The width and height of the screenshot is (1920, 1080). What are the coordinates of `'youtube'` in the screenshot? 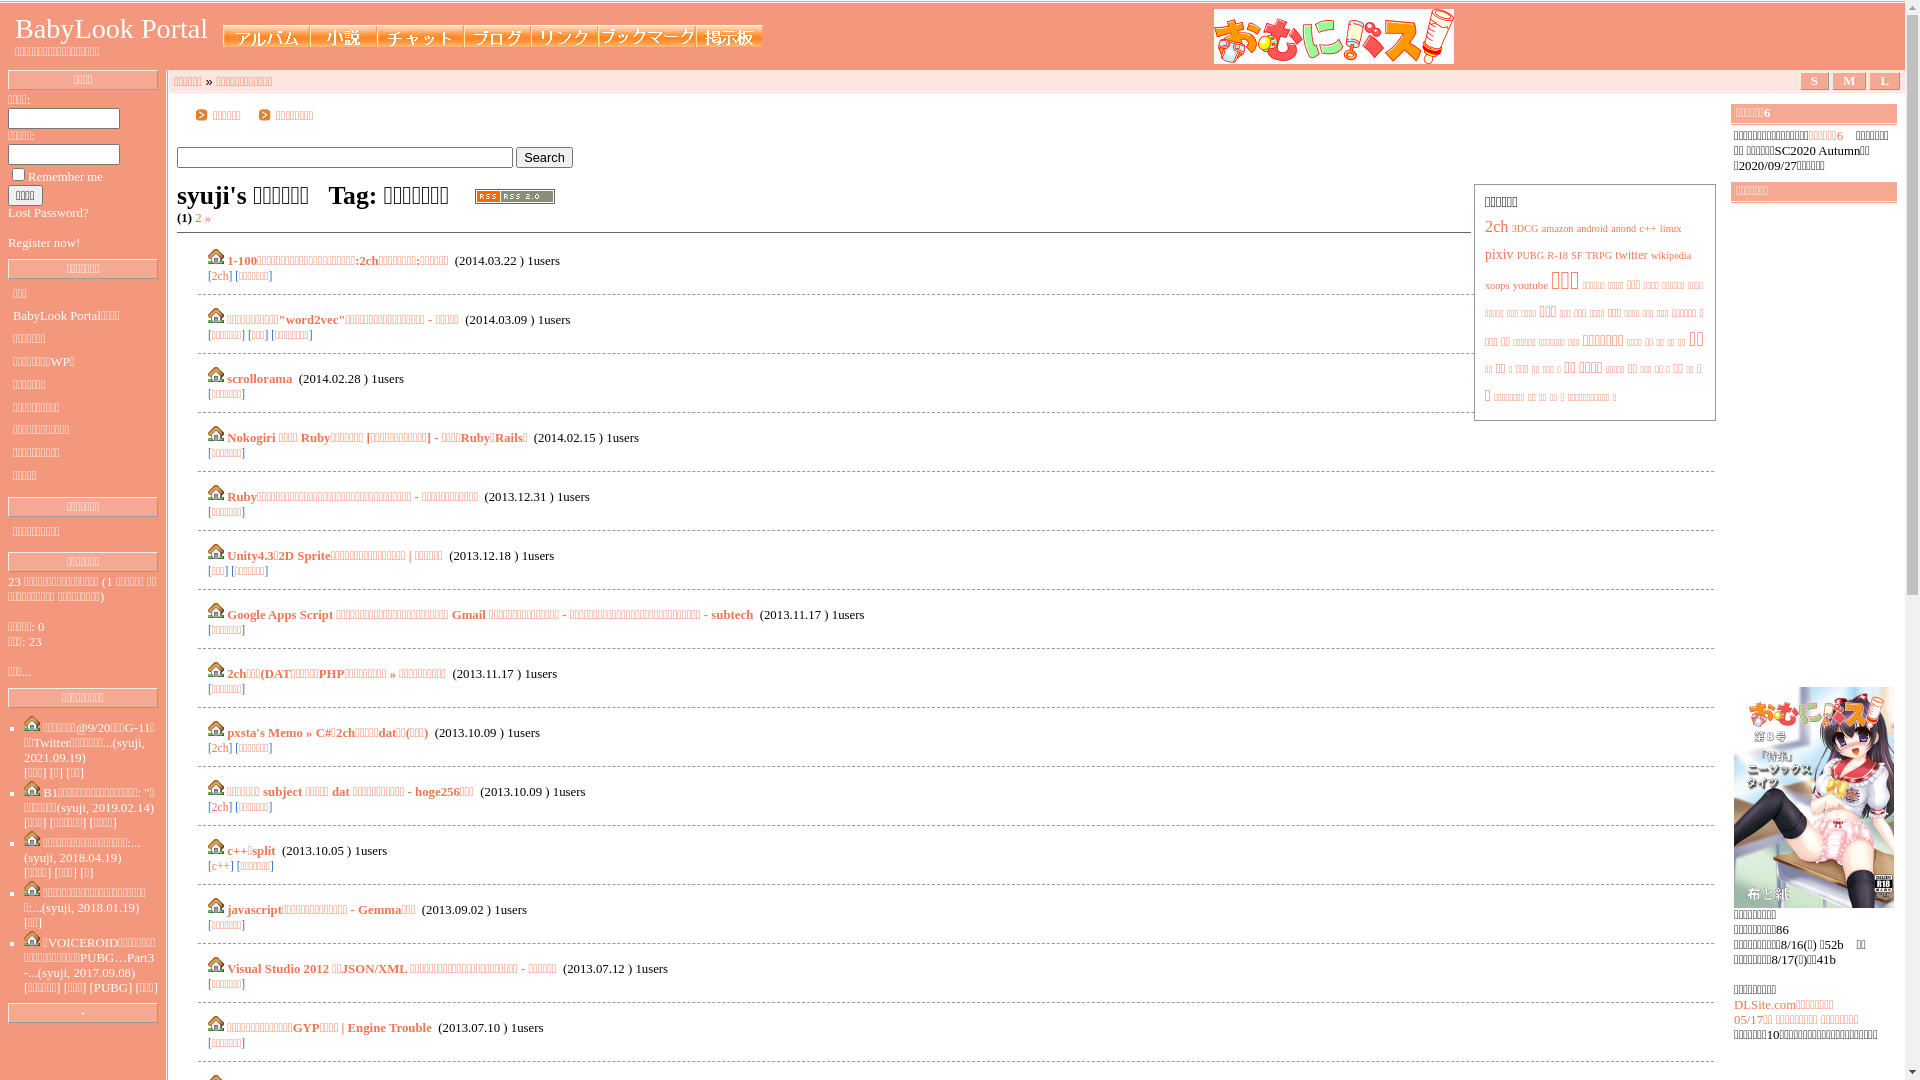 It's located at (1529, 285).